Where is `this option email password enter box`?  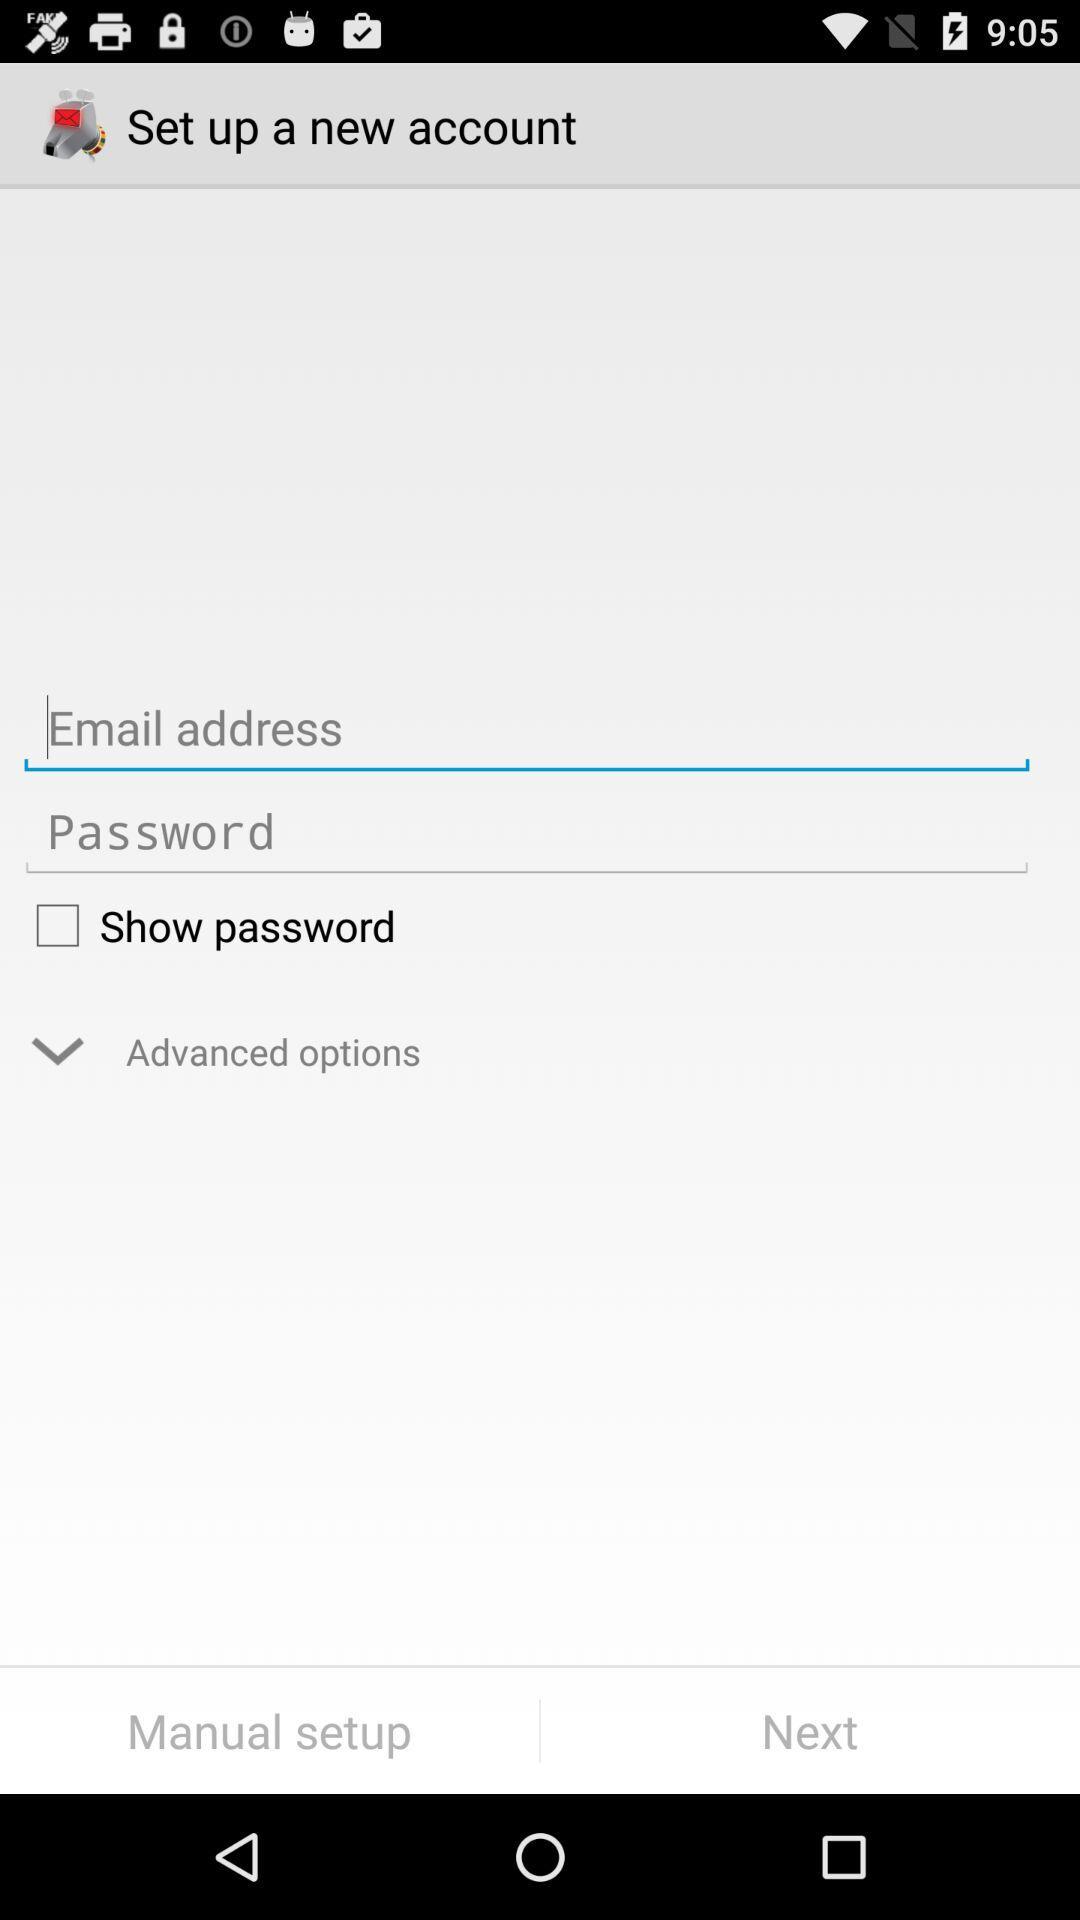
this option email password enter box is located at coordinates (525, 831).